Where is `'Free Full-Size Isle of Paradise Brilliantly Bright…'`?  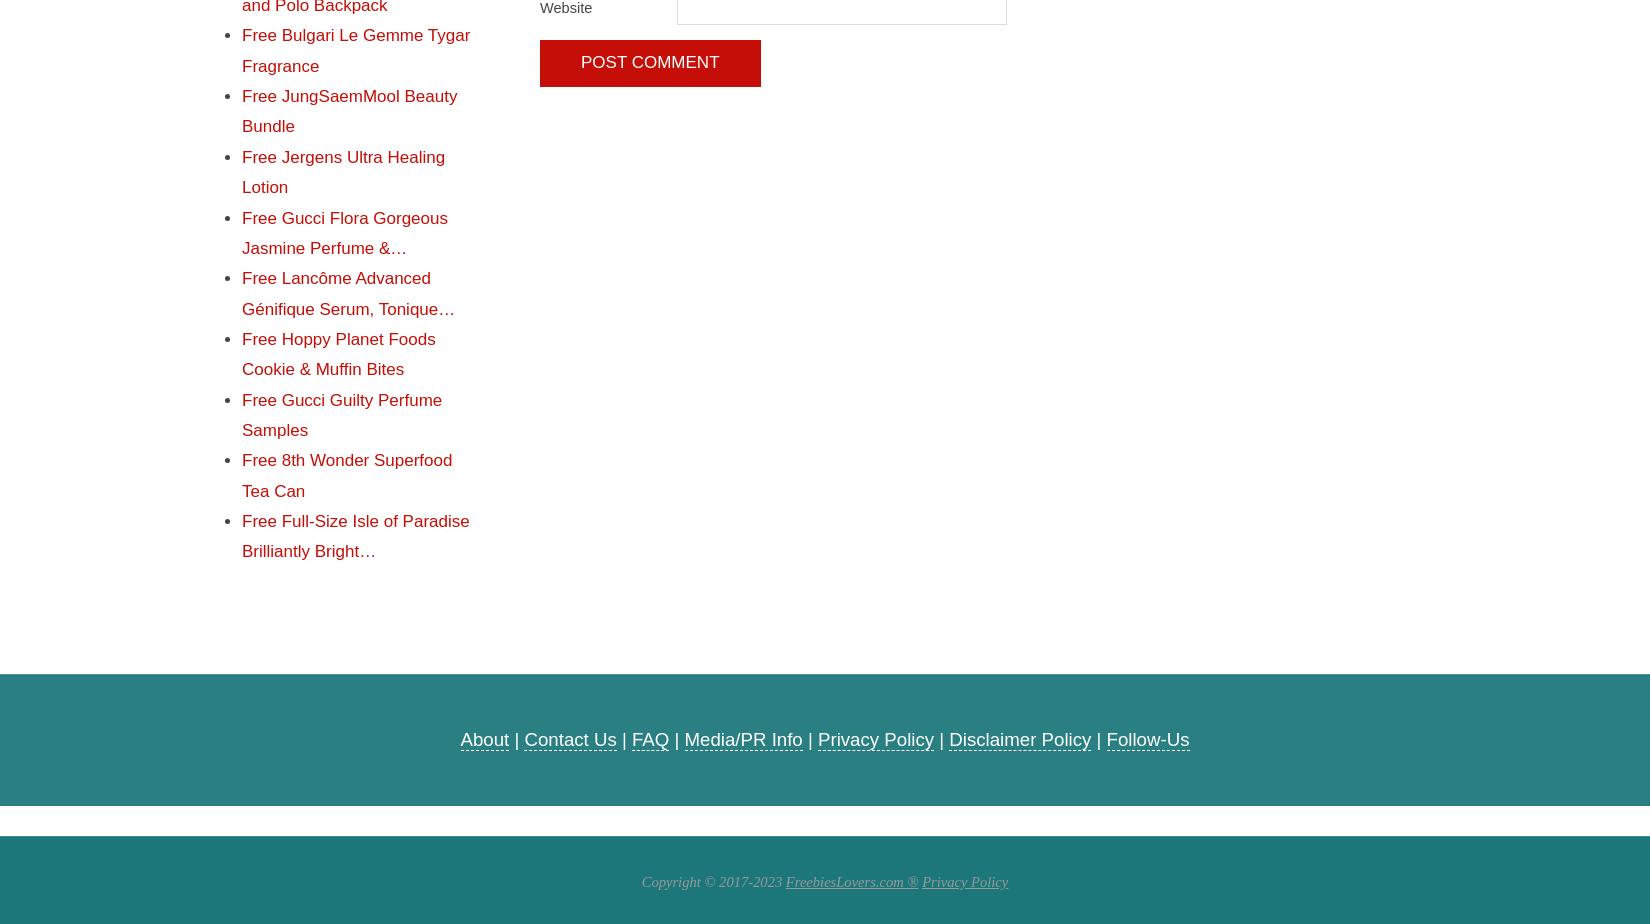
'Free Full-Size Isle of Paradise Brilliantly Bright…' is located at coordinates (355, 536).